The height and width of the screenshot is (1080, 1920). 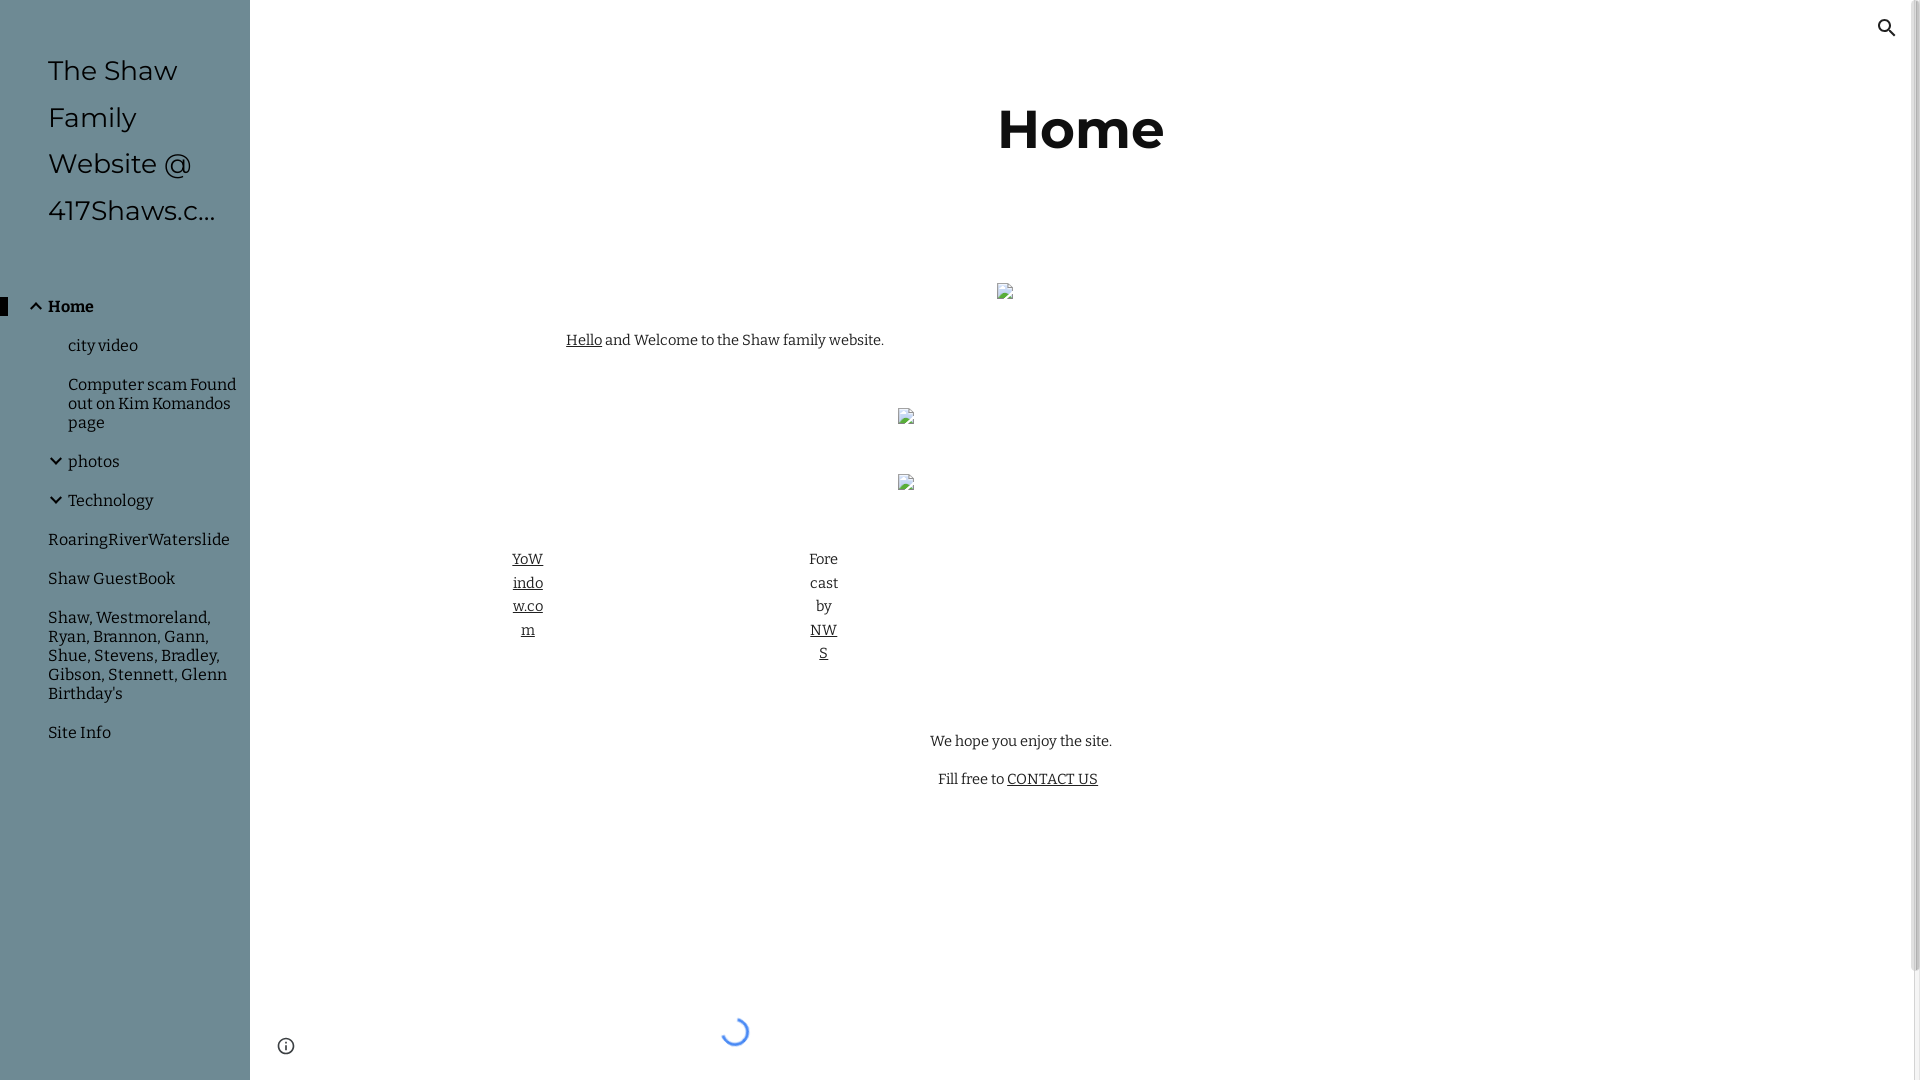 I want to click on 'CONTACT US', so click(x=1051, y=778).